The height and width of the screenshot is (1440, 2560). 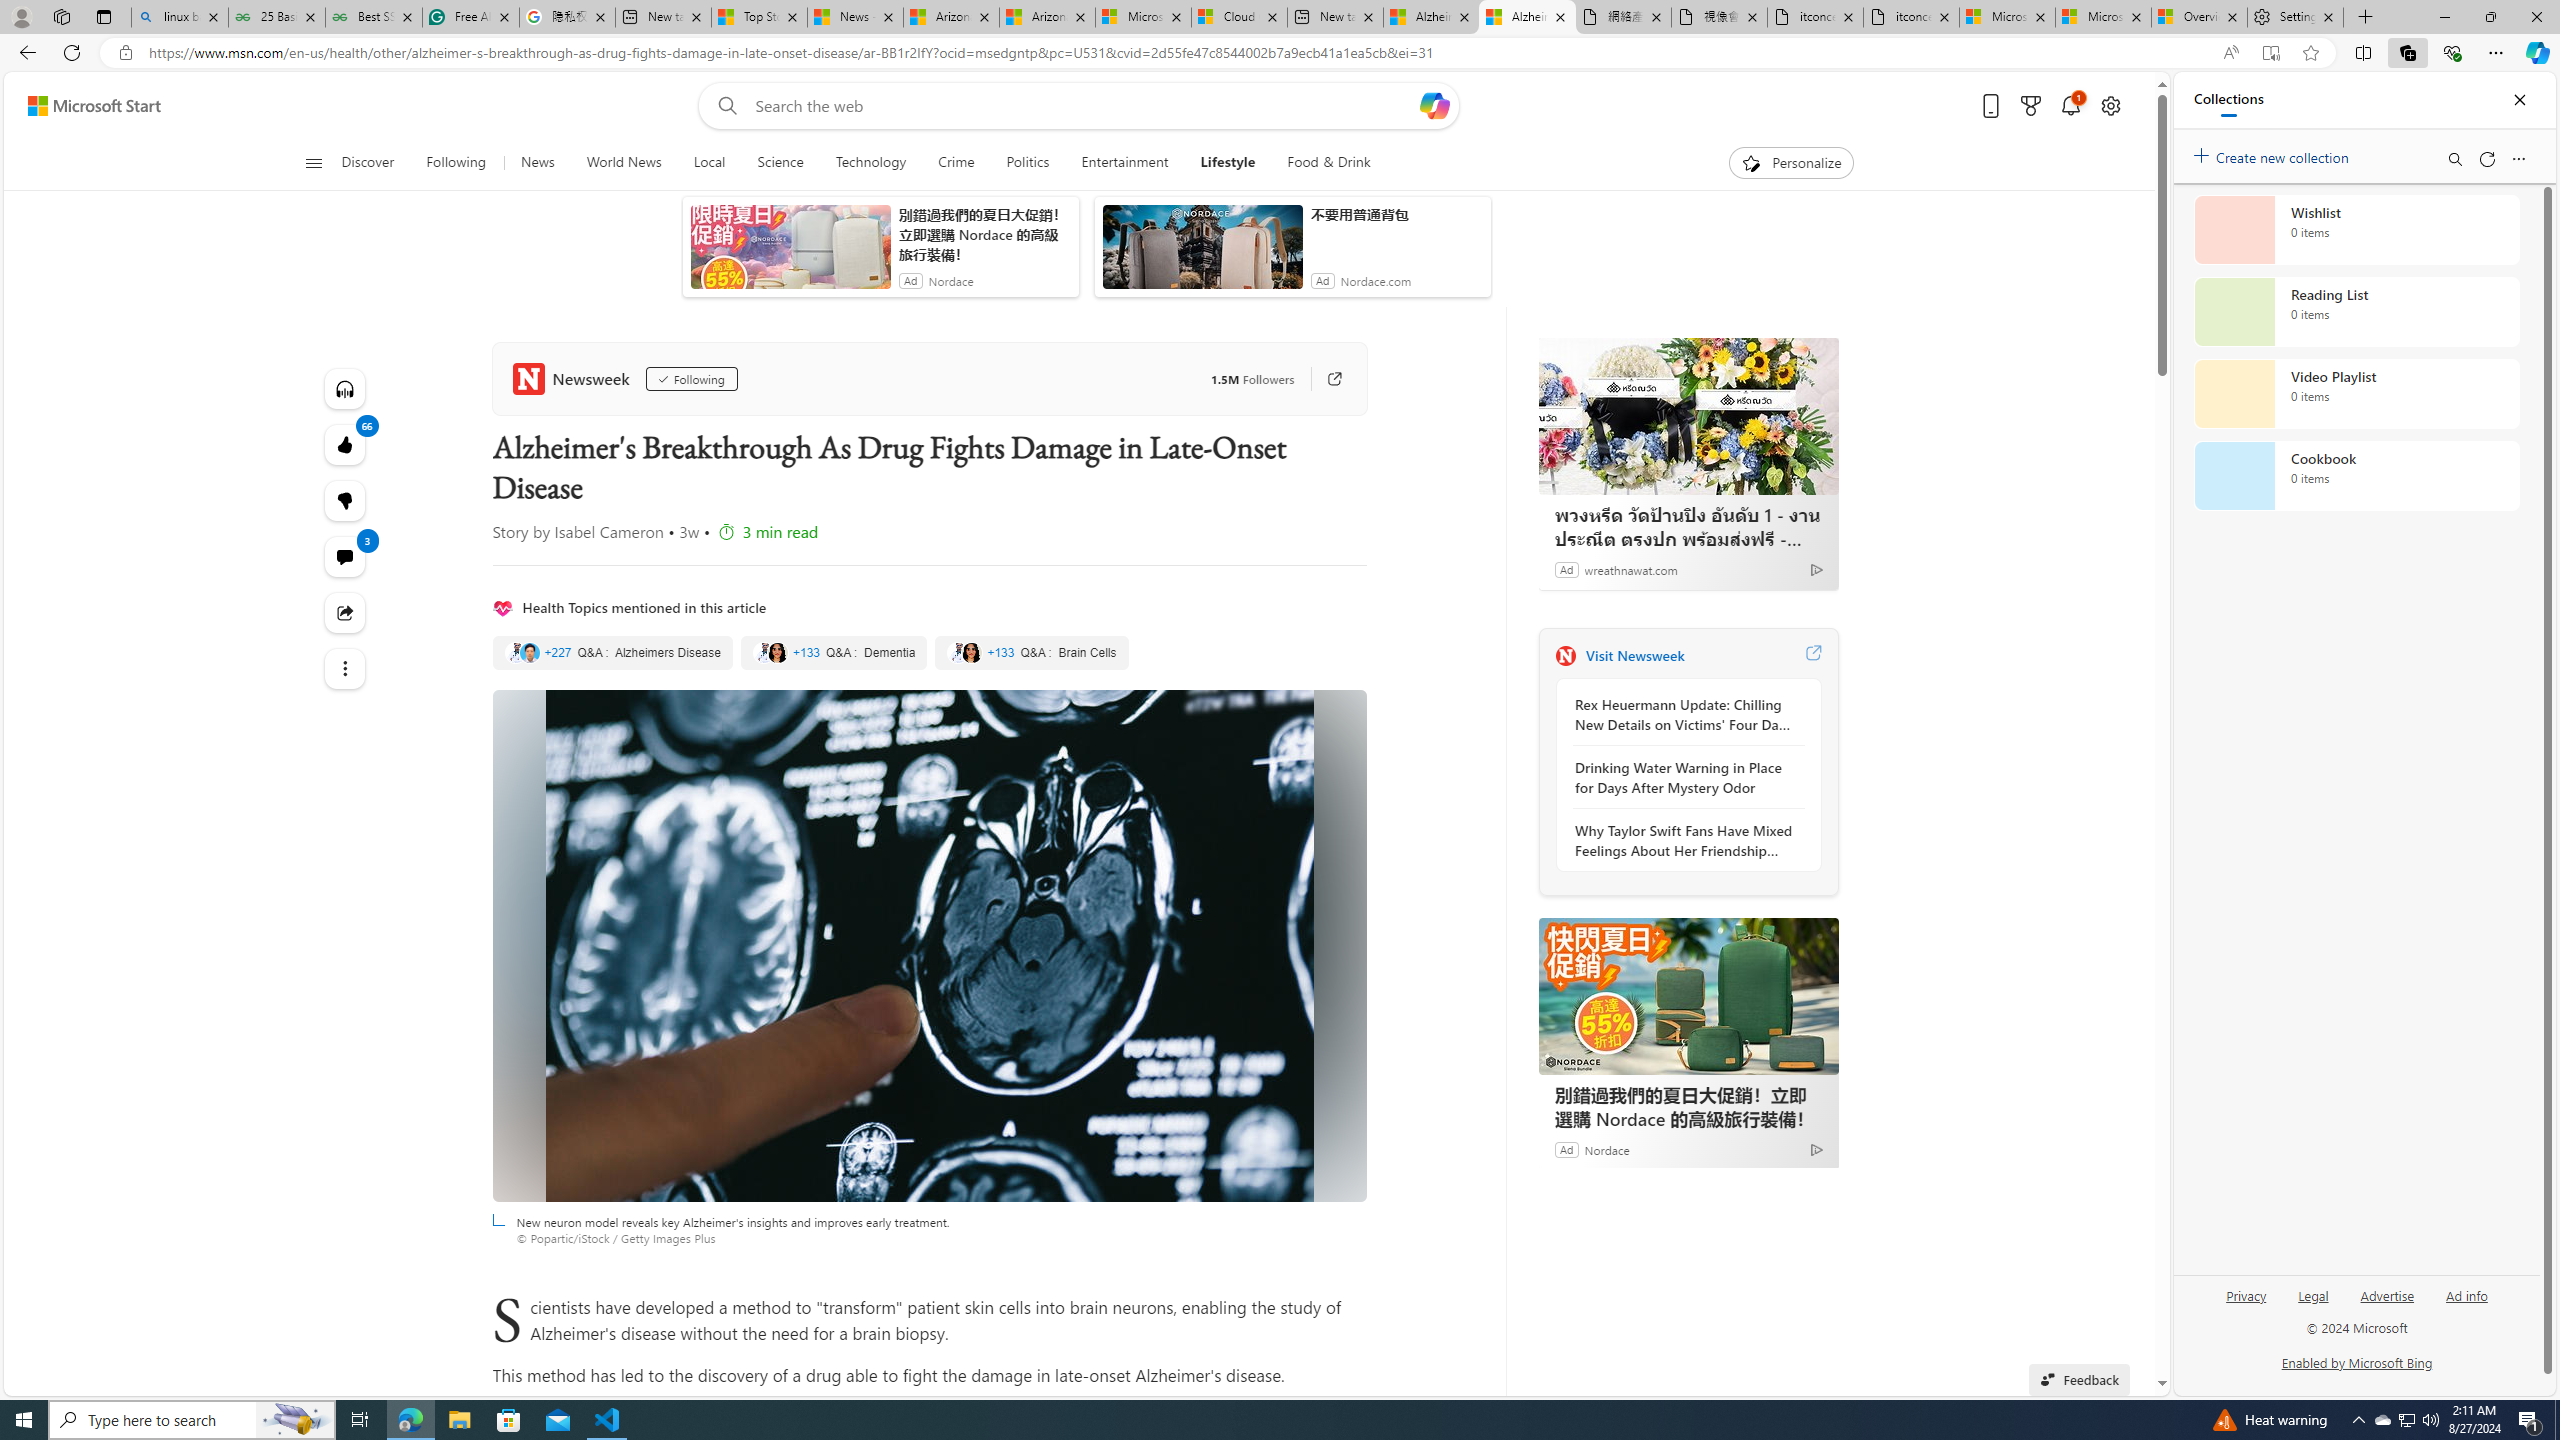 I want to click on 'Reading List collection, 0 items', so click(x=2356, y=310).